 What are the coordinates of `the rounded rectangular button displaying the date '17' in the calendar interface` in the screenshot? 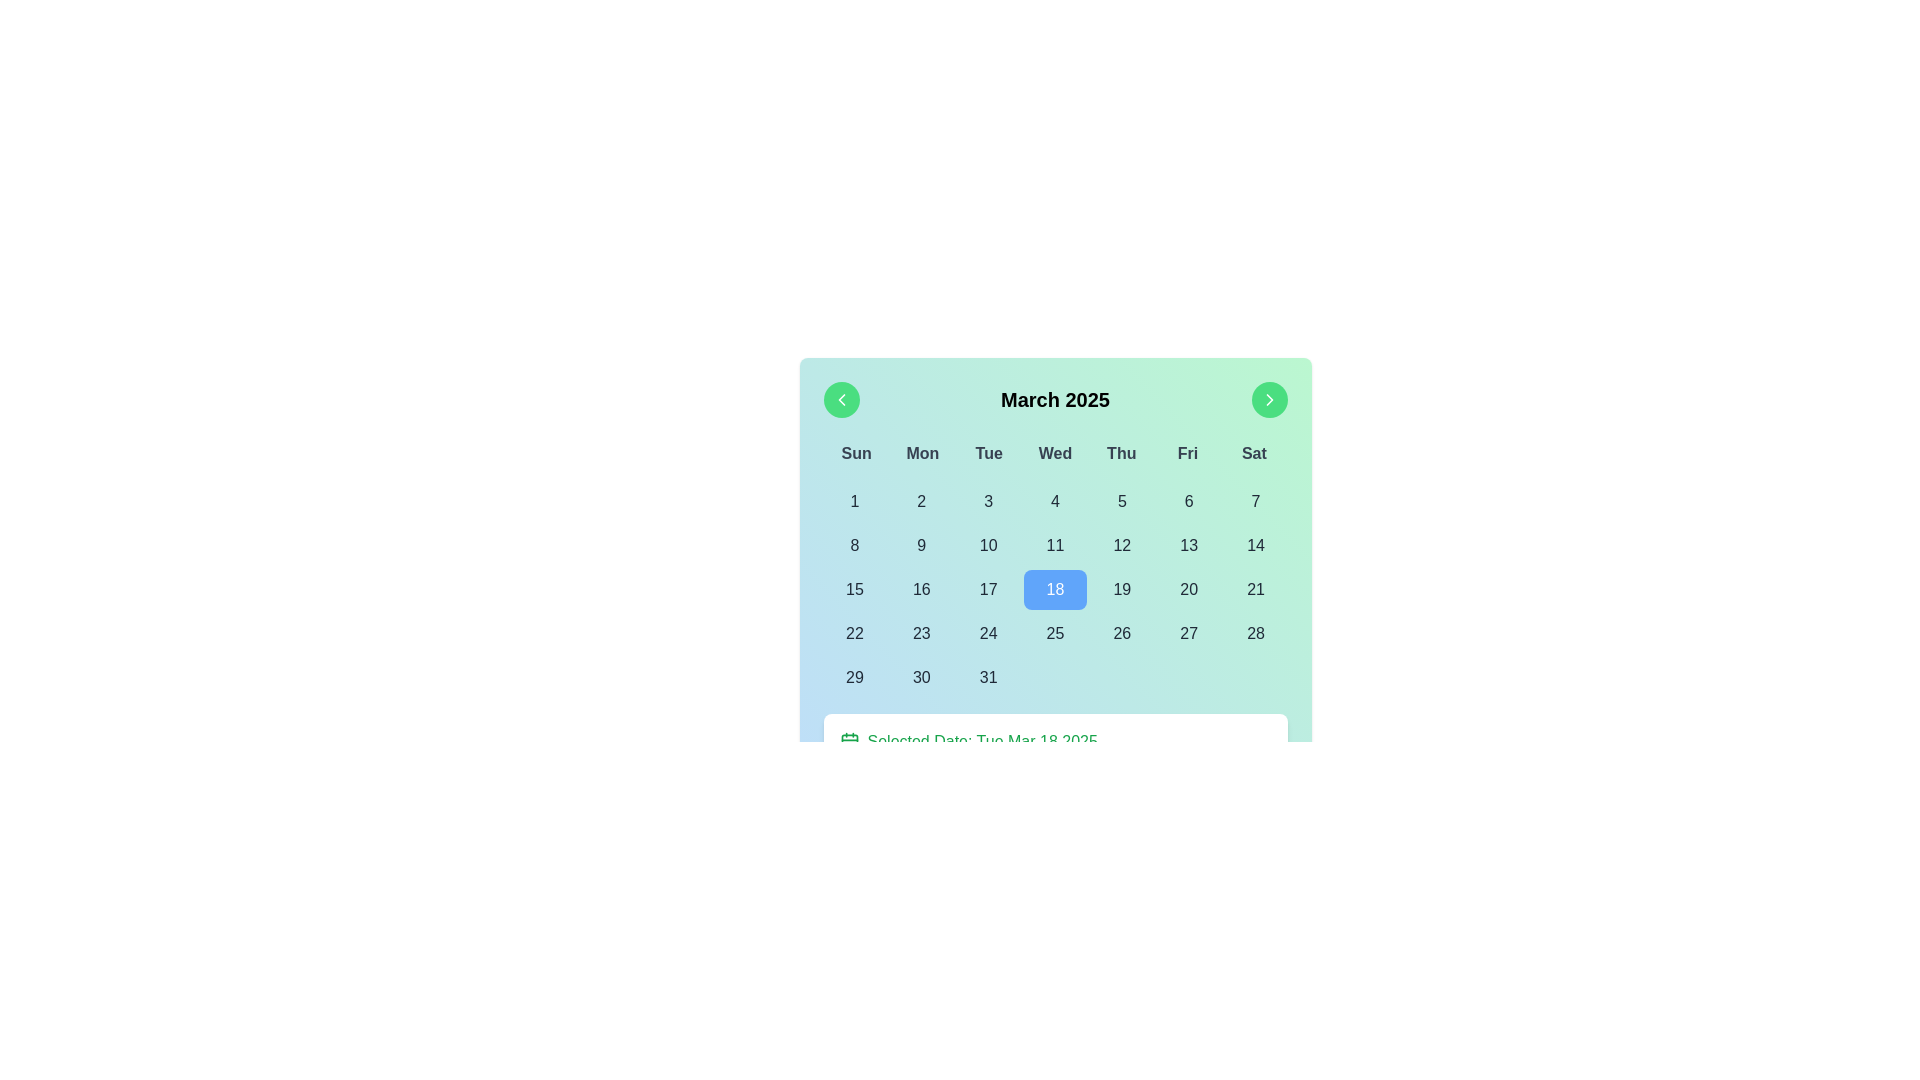 It's located at (988, 589).